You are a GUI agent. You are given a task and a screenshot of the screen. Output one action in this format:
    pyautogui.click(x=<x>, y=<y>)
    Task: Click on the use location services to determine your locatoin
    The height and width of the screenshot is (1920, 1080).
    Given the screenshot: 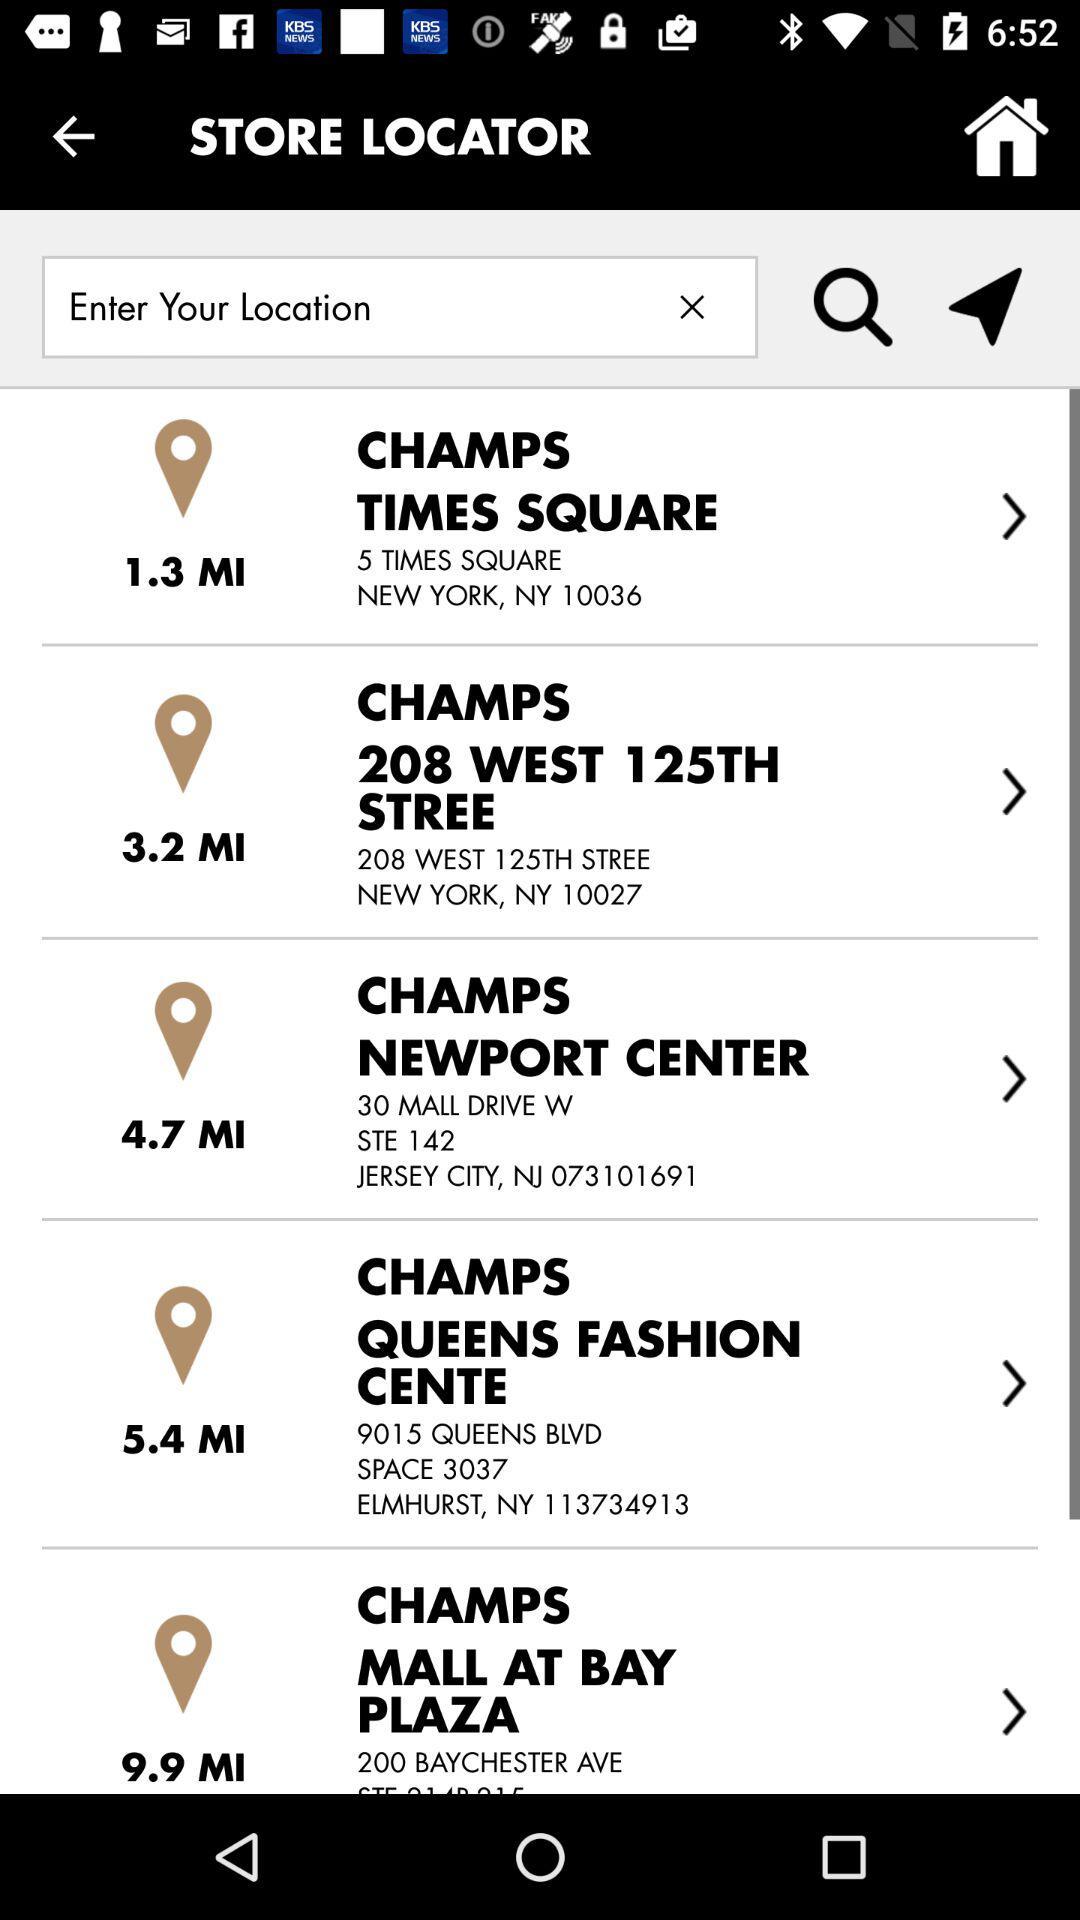 What is the action you would take?
    pyautogui.click(x=984, y=306)
    